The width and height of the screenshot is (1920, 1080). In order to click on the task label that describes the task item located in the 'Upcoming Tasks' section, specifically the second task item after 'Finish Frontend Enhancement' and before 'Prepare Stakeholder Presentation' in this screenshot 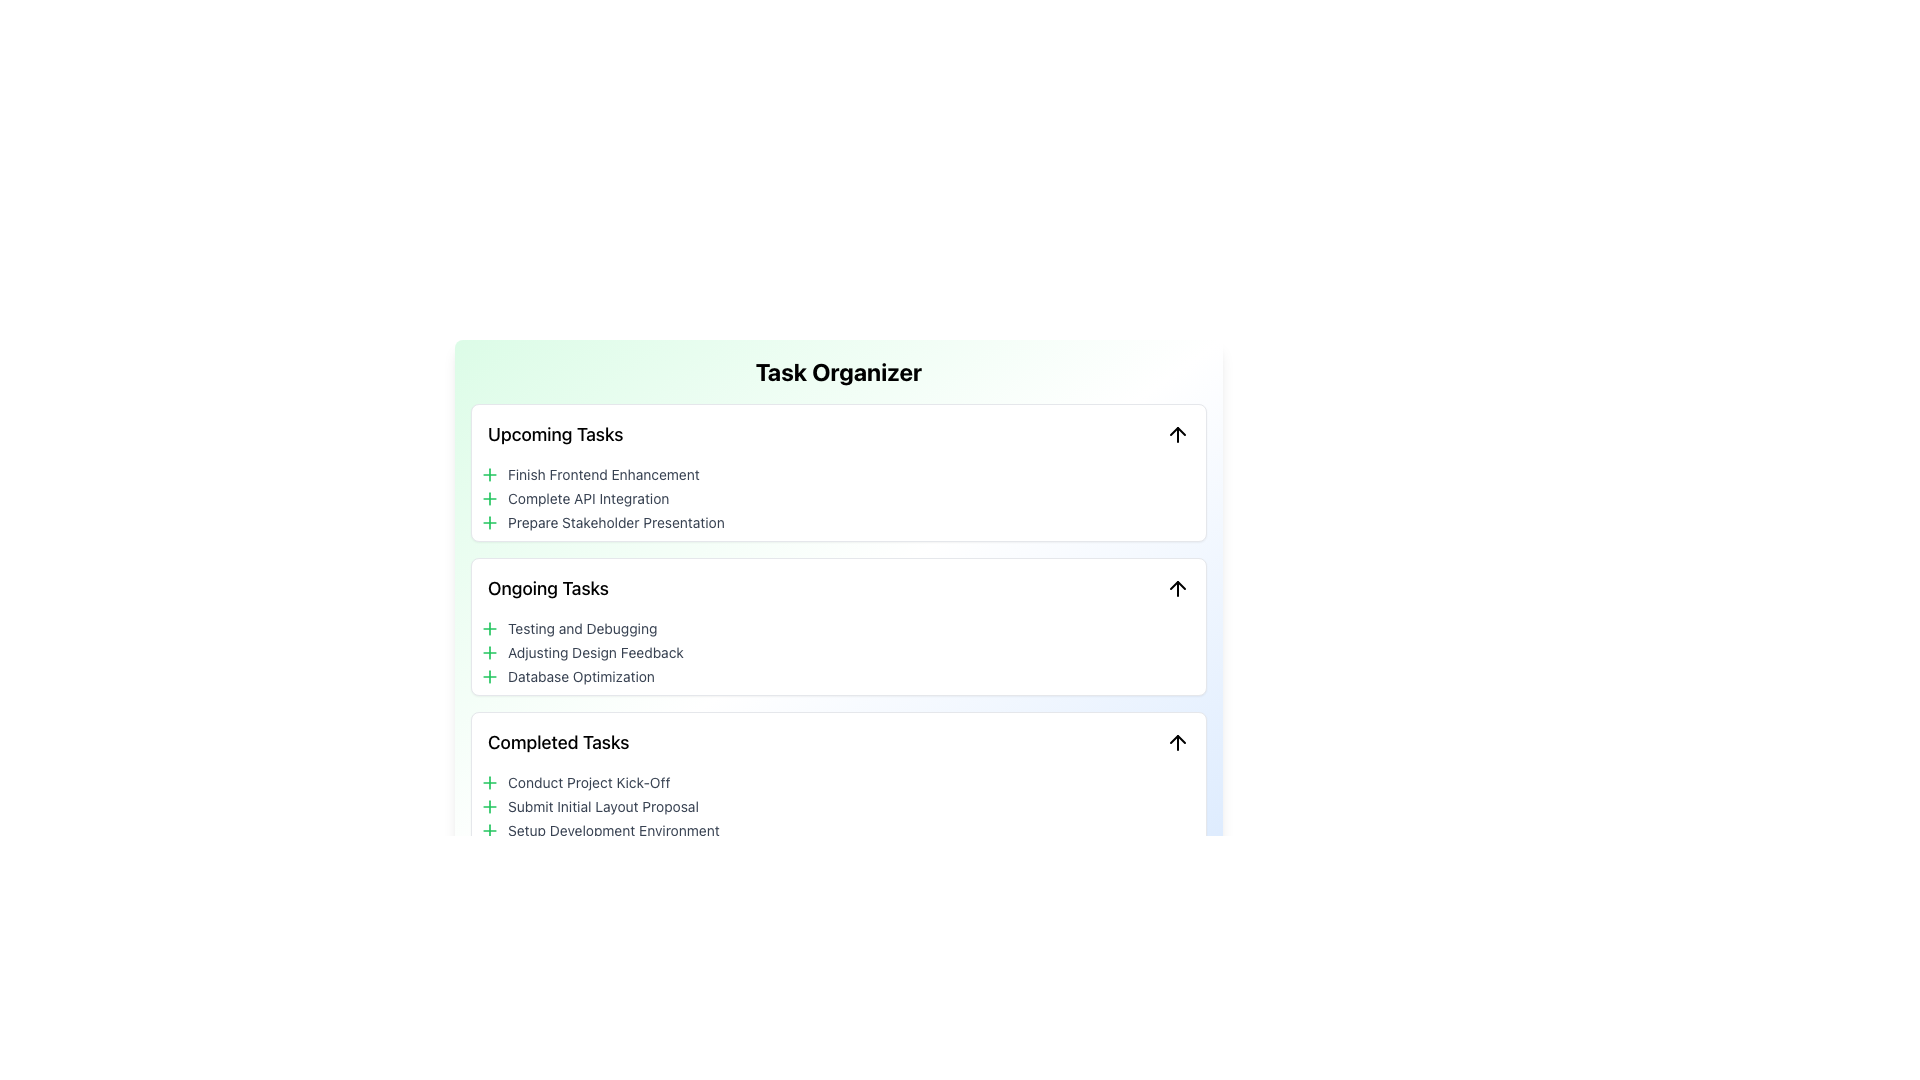, I will do `click(587, 497)`.